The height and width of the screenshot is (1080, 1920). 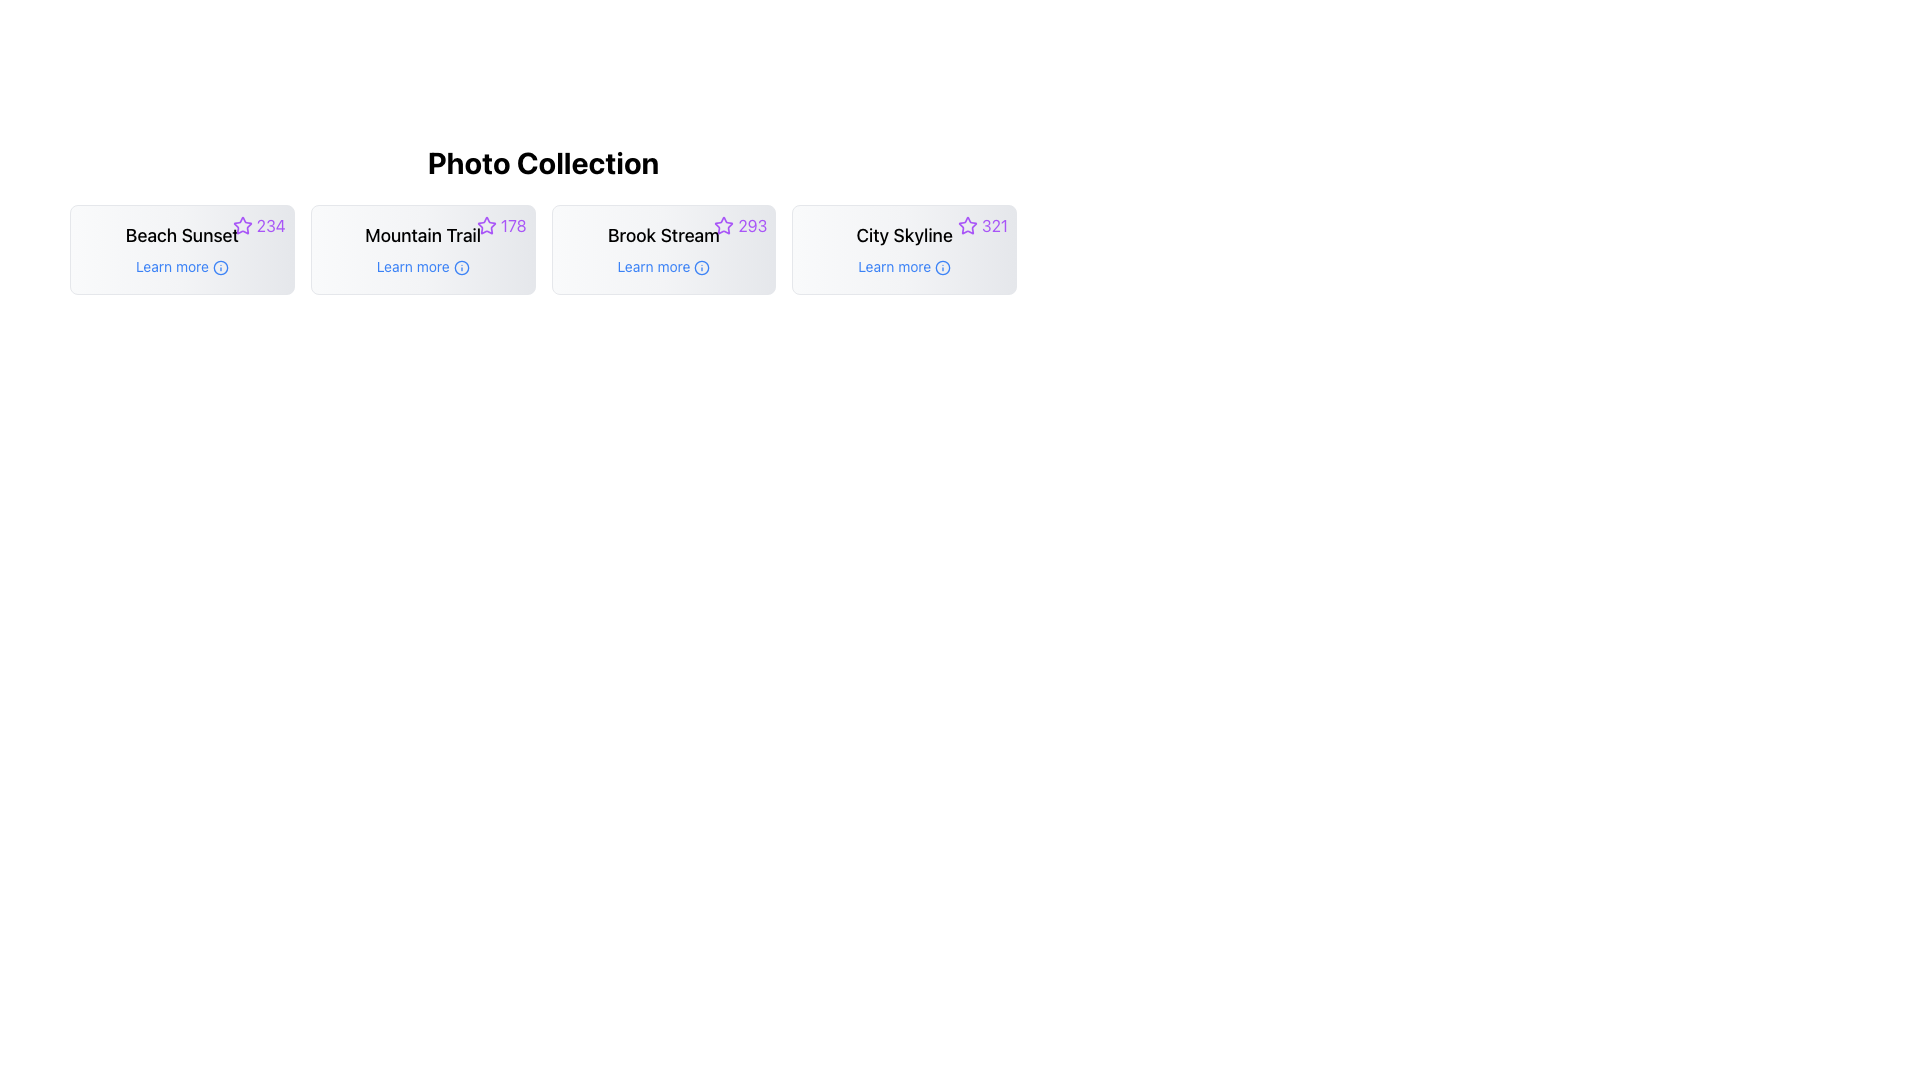 I want to click on the help icon located to the right of the 'Learn more' link beneath the 'Brook Stream' card in the 'Photo Collection' section to provide additional information or help, so click(x=702, y=267).